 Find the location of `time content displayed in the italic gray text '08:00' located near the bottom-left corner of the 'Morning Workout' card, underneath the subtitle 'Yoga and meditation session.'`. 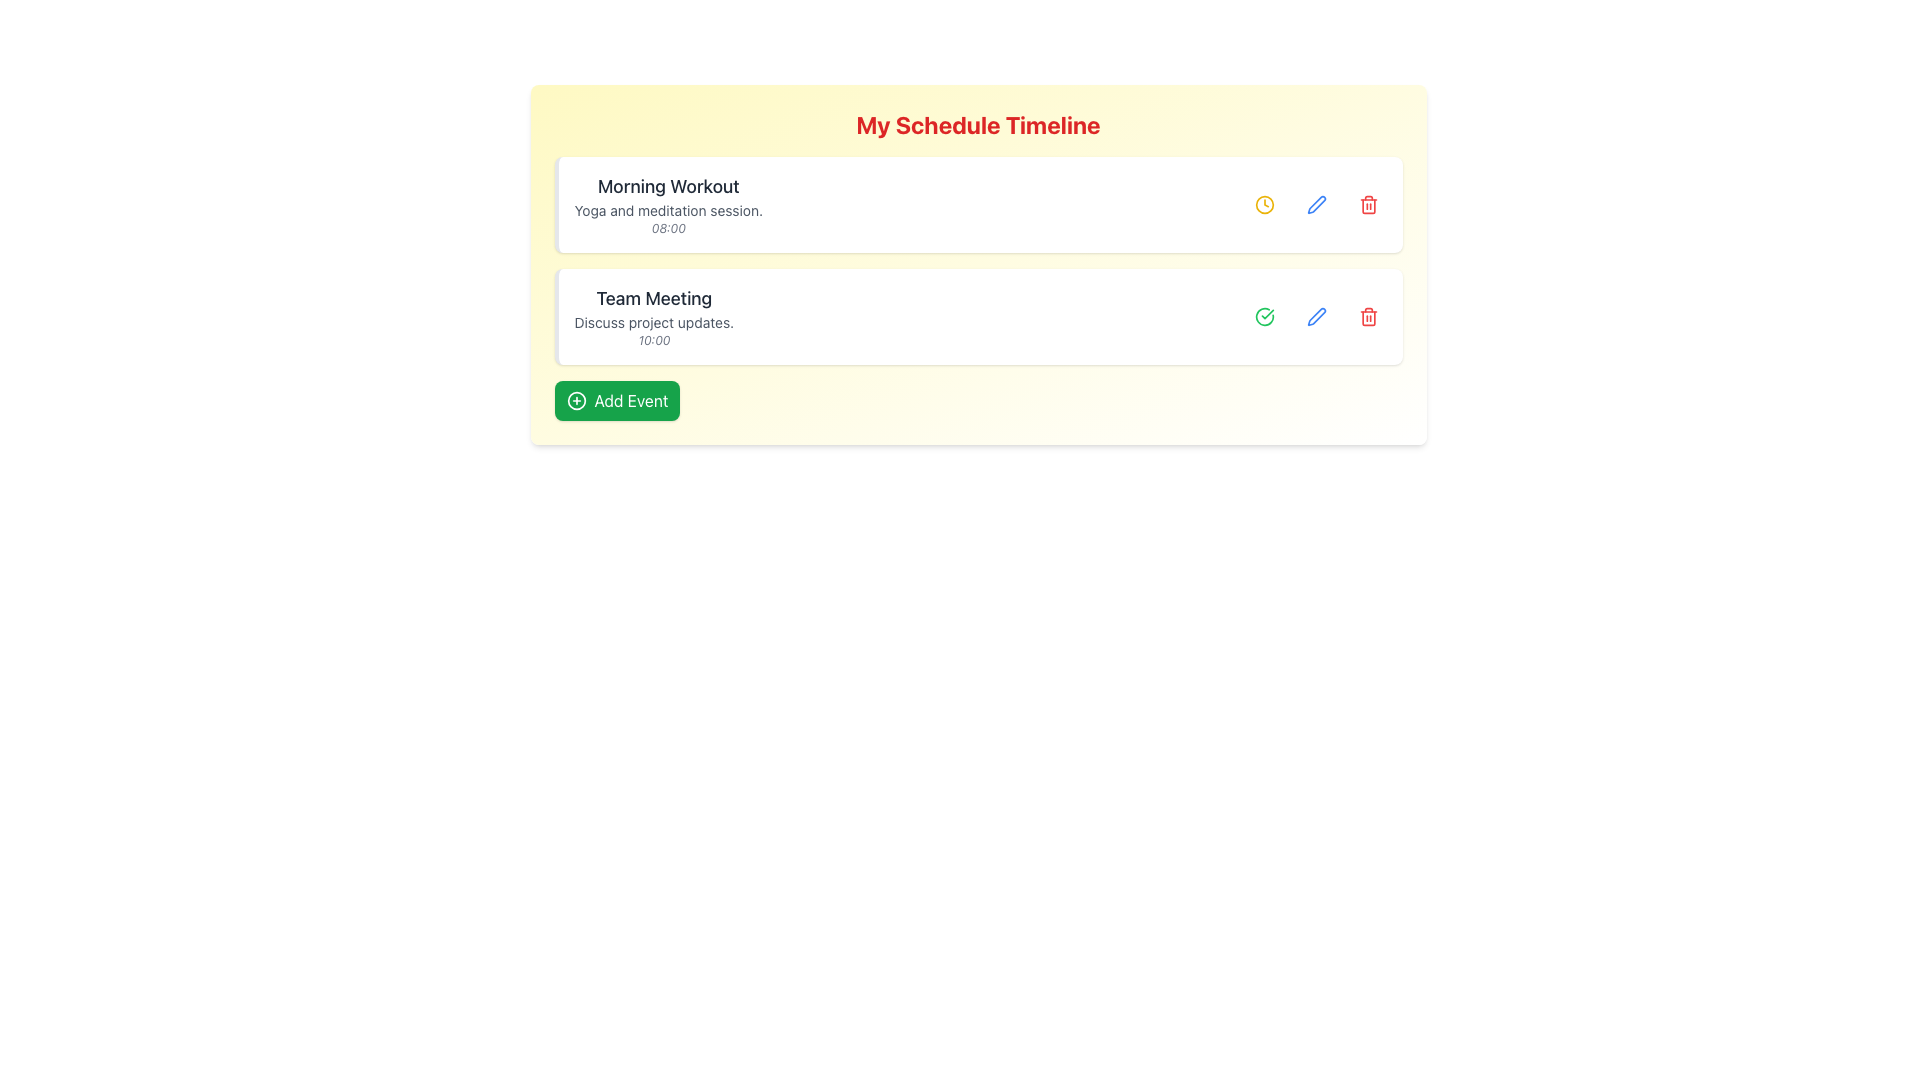

time content displayed in the italic gray text '08:00' located near the bottom-left corner of the 'Morning Workout' card, underneath the subtitle 'Yoga and meditation session.' is located at coordinates (668, 227).